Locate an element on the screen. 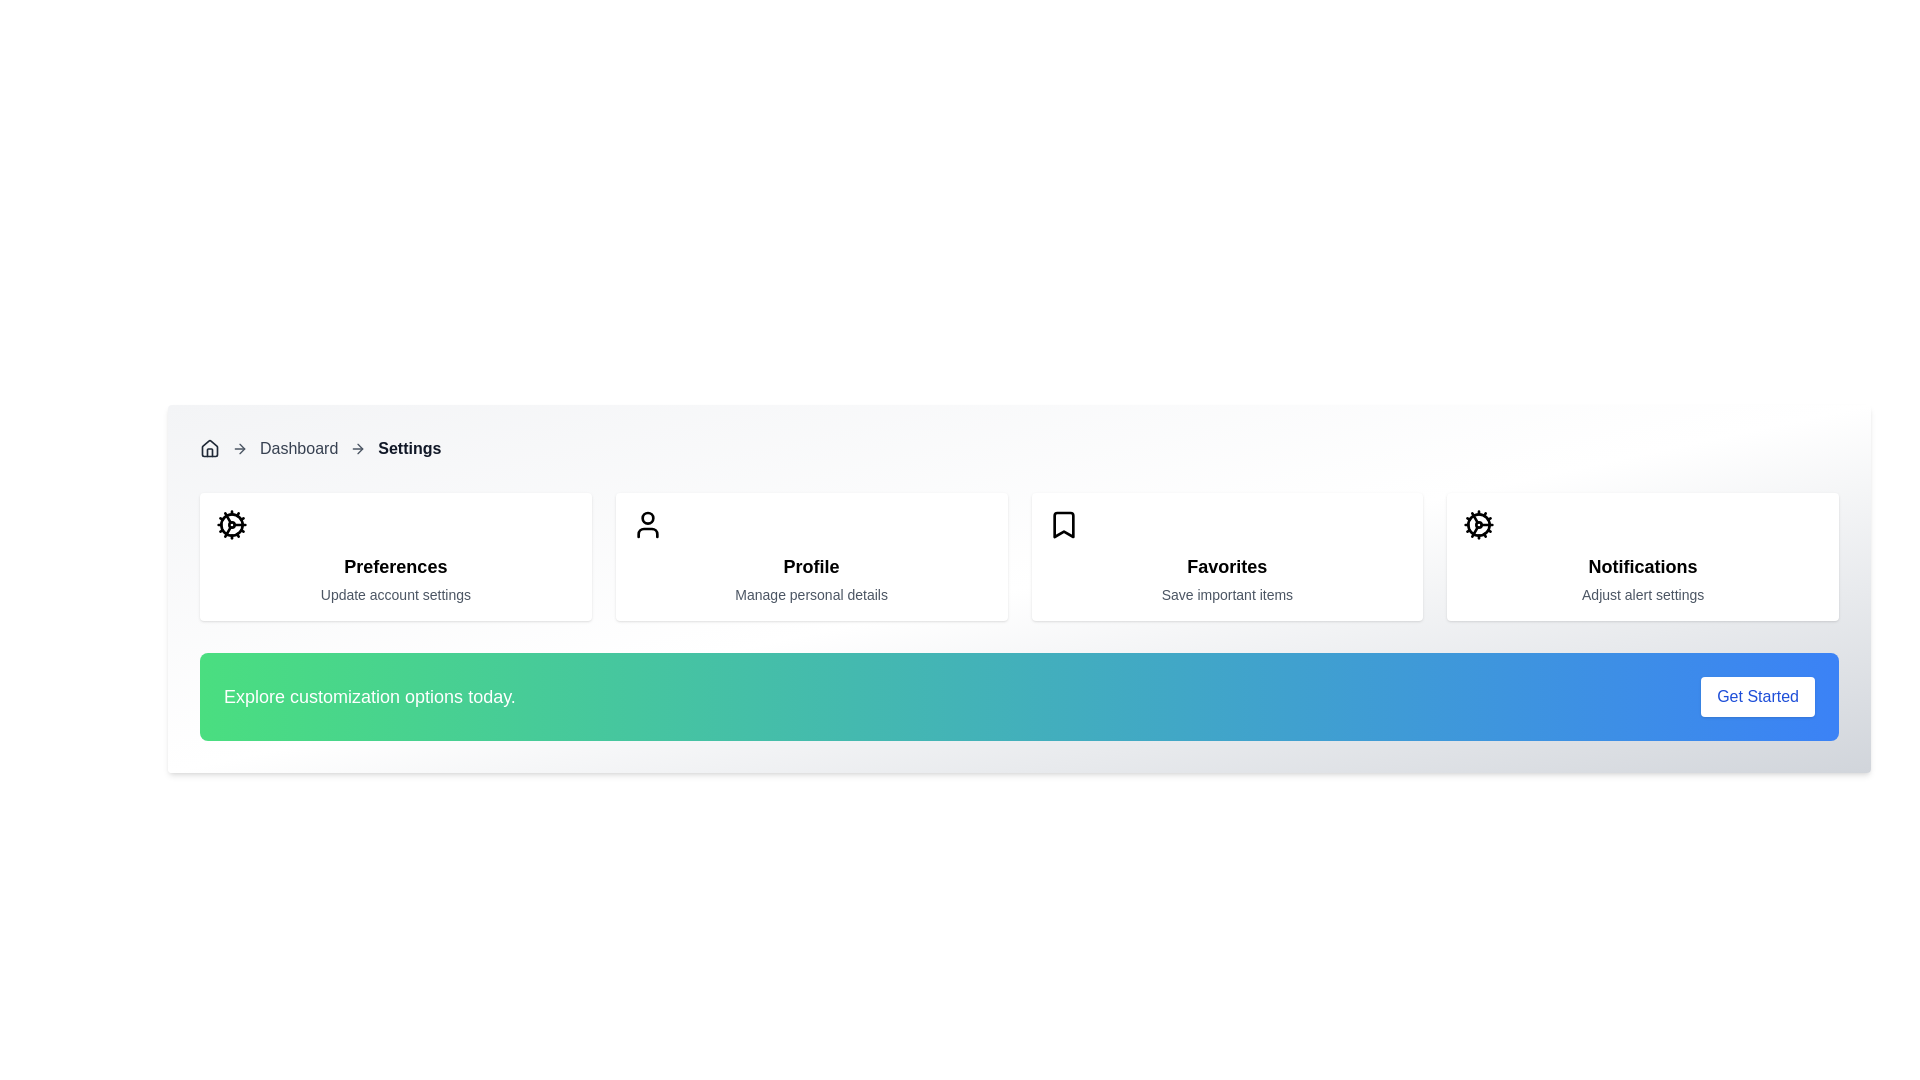 The width and height of the screenshot is (1920, 1080). the bookmark-shaped icon located within the 'Favorites' card, which is the third card in a horizontal row of four cards is located at coordinates (1062, 523).